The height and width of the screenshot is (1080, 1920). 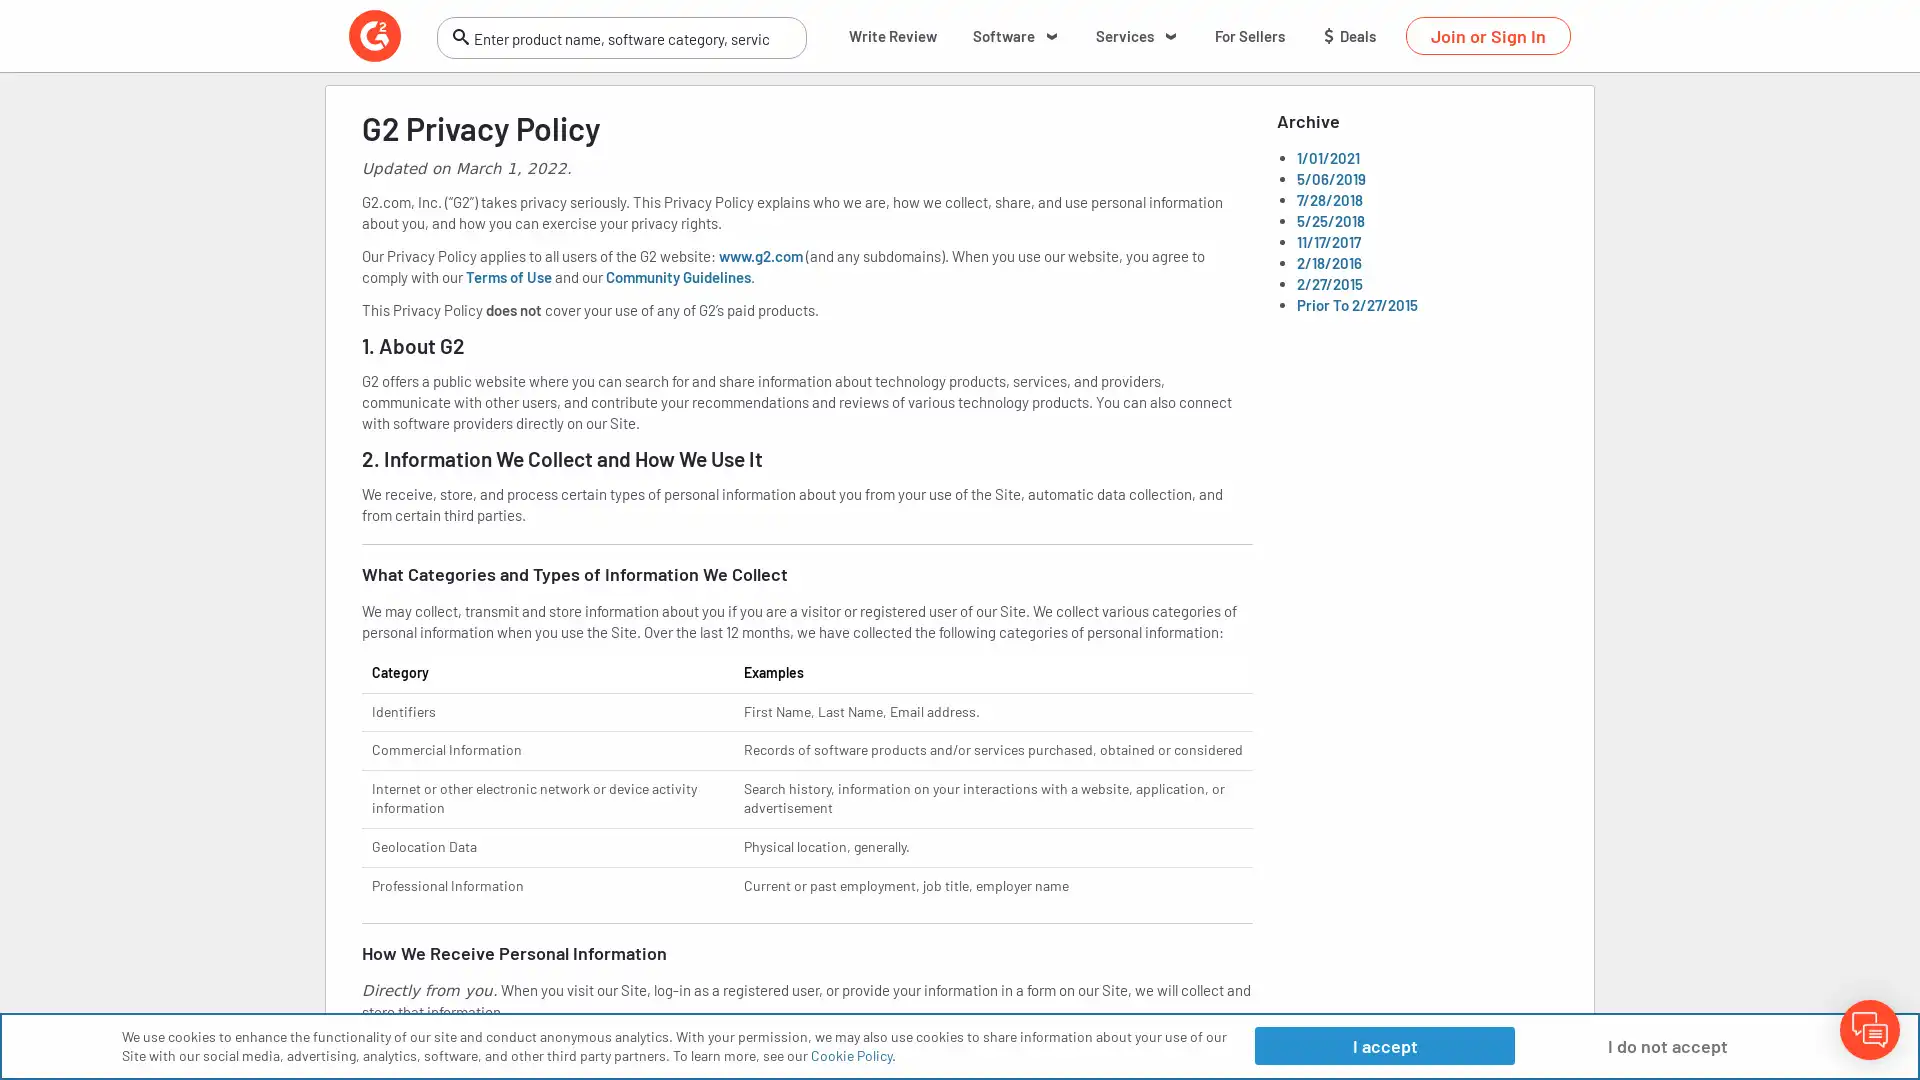 What do you see at coordinates (1667, 1044) in the screenshot?
I see `I do not accept` at bounding box center [1667, 1044].